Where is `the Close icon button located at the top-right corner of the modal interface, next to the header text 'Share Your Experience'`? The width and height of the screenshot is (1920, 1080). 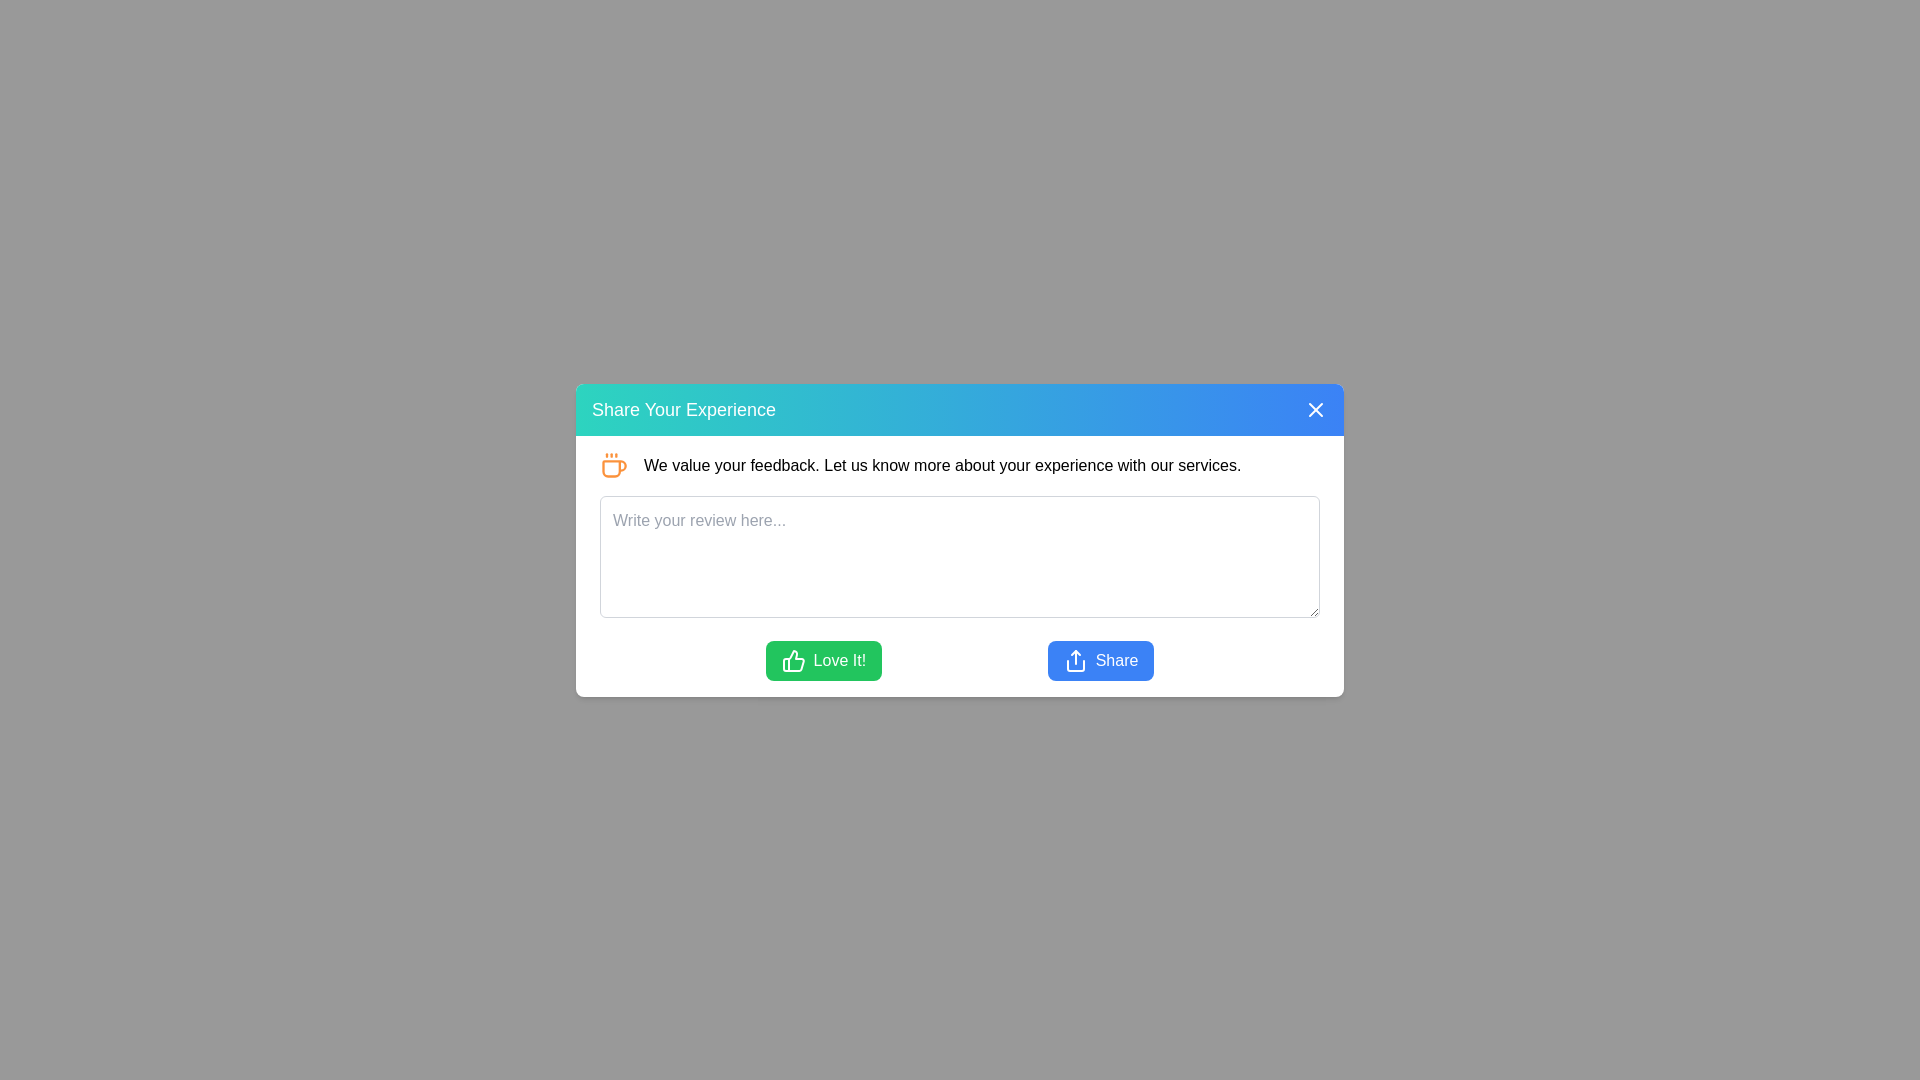 the Close icon button located at the top-right corner of the modal interface, next to the header text 'Share Your Experience' is located at coordinates (1315, 408).